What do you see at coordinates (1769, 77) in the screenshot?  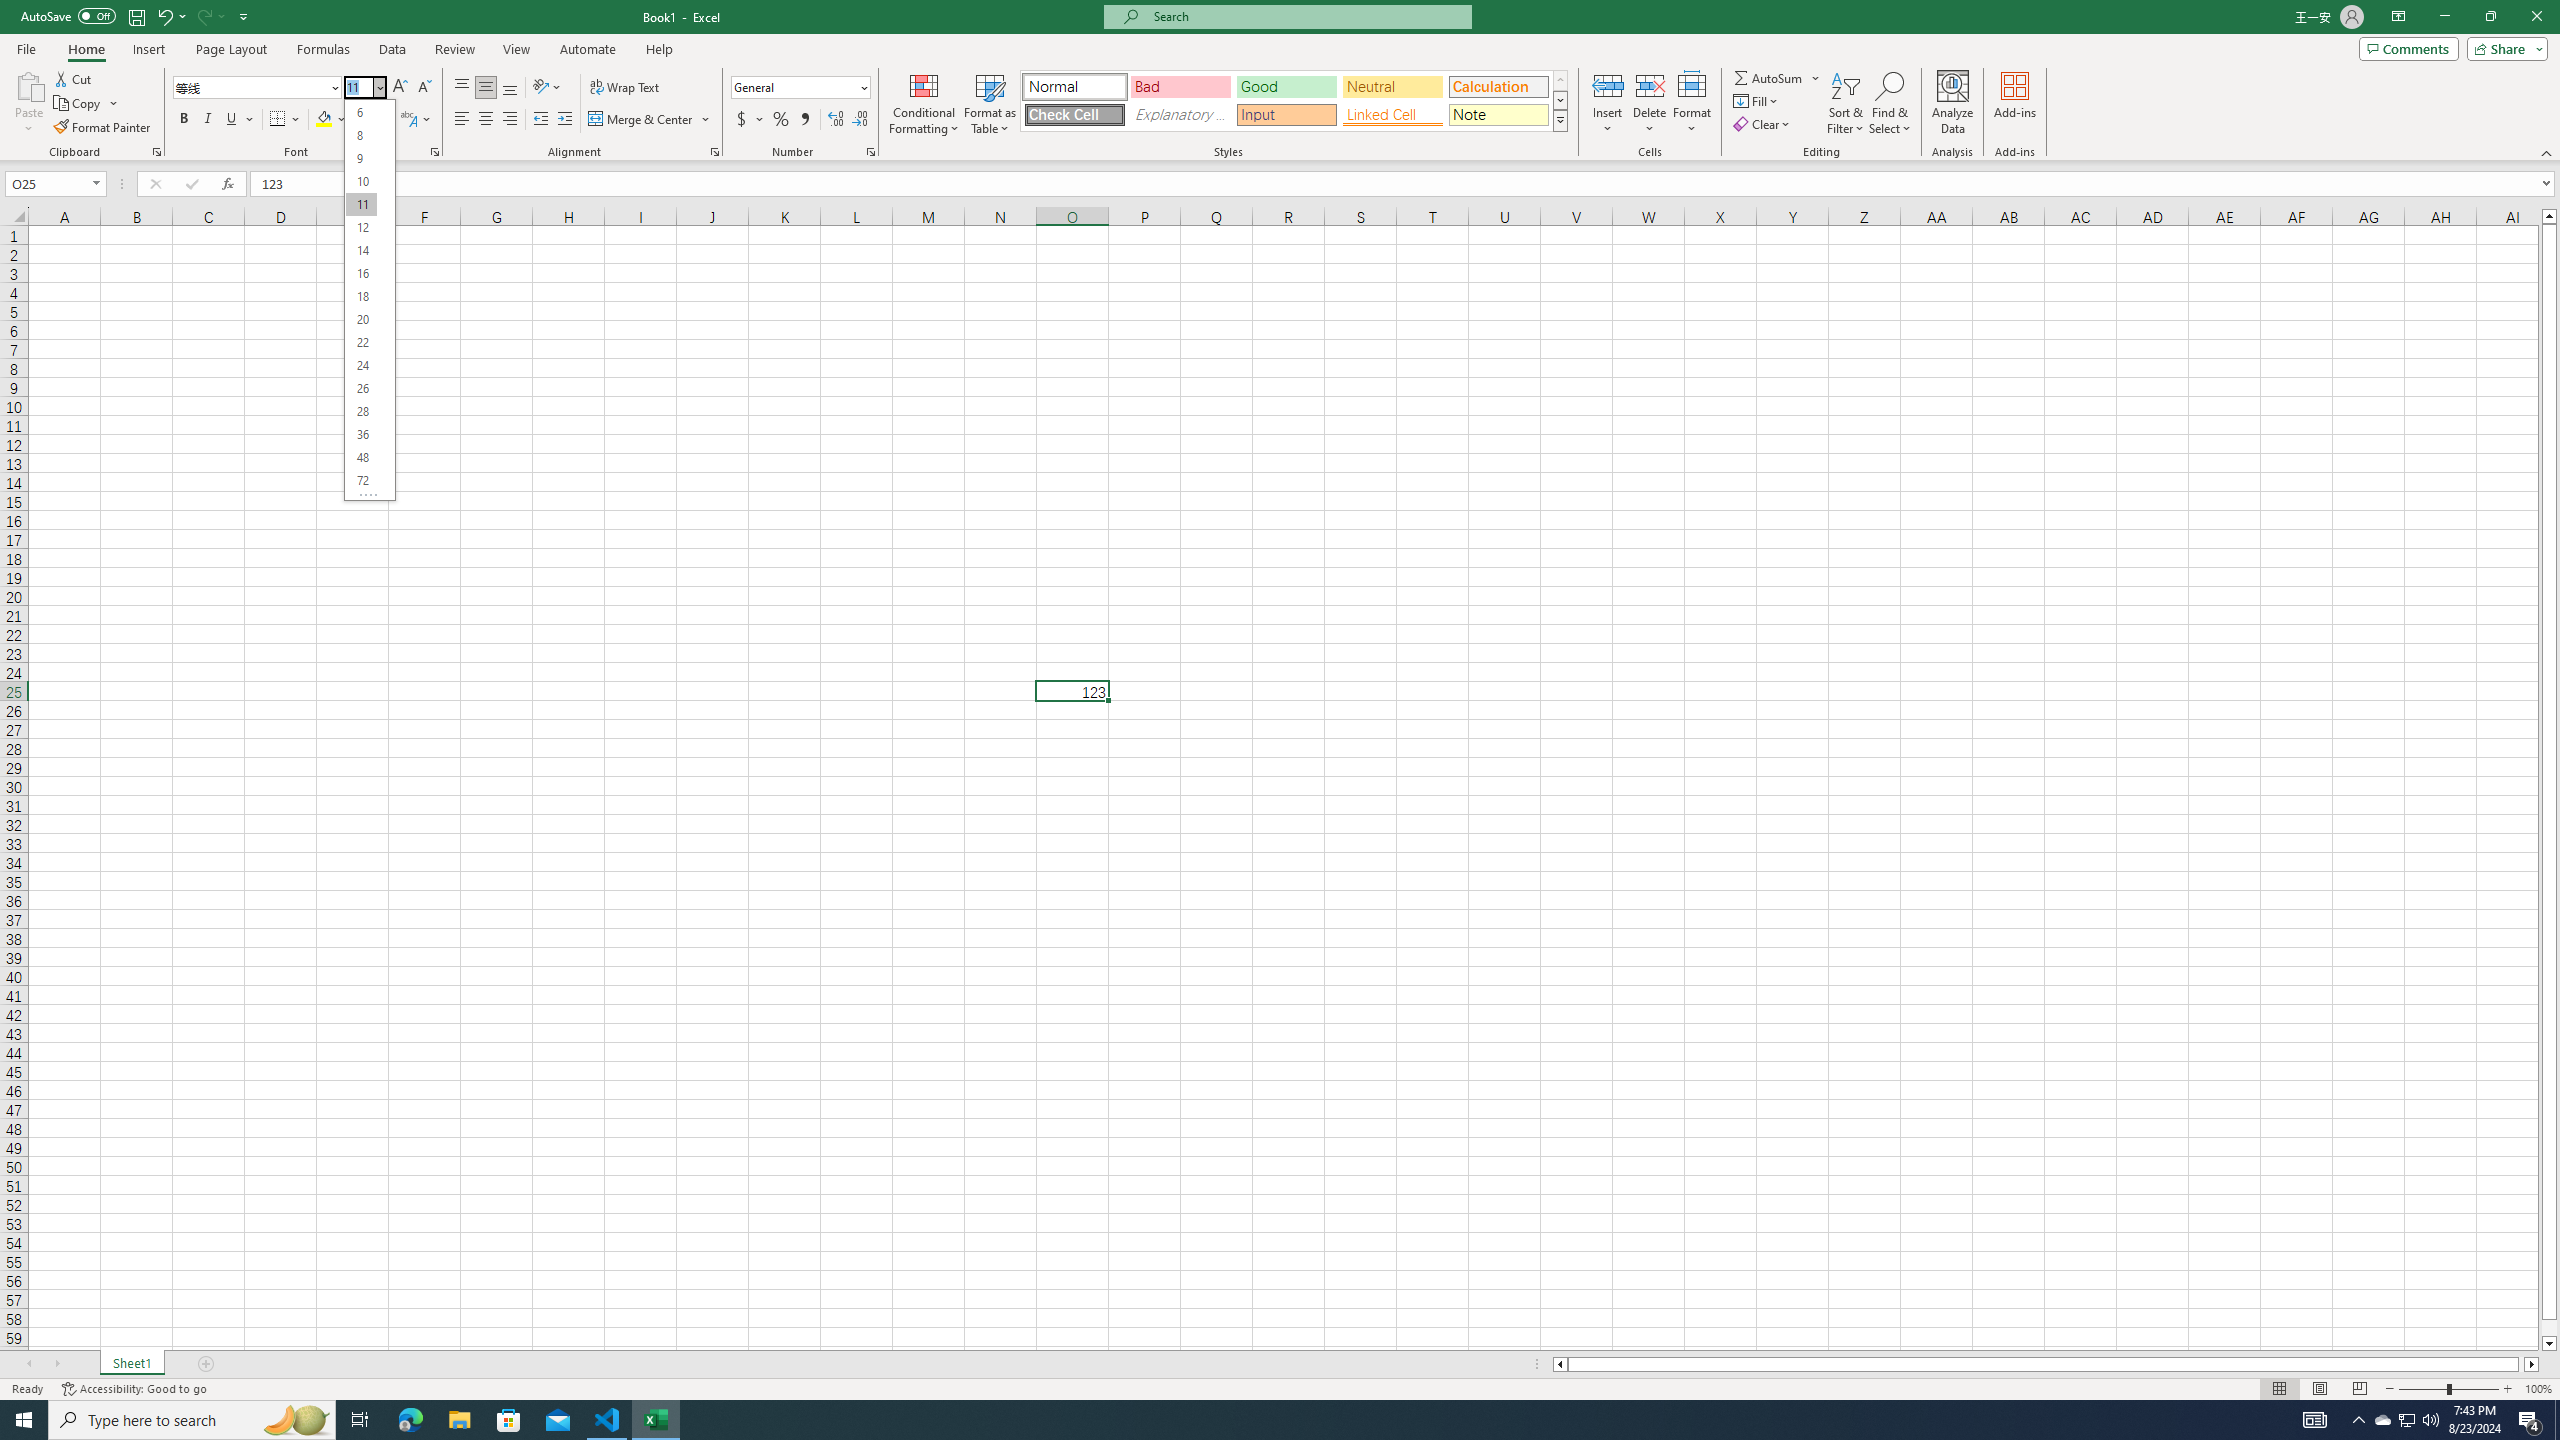 I see `'Sum'` at bounding box center [1769, 77].